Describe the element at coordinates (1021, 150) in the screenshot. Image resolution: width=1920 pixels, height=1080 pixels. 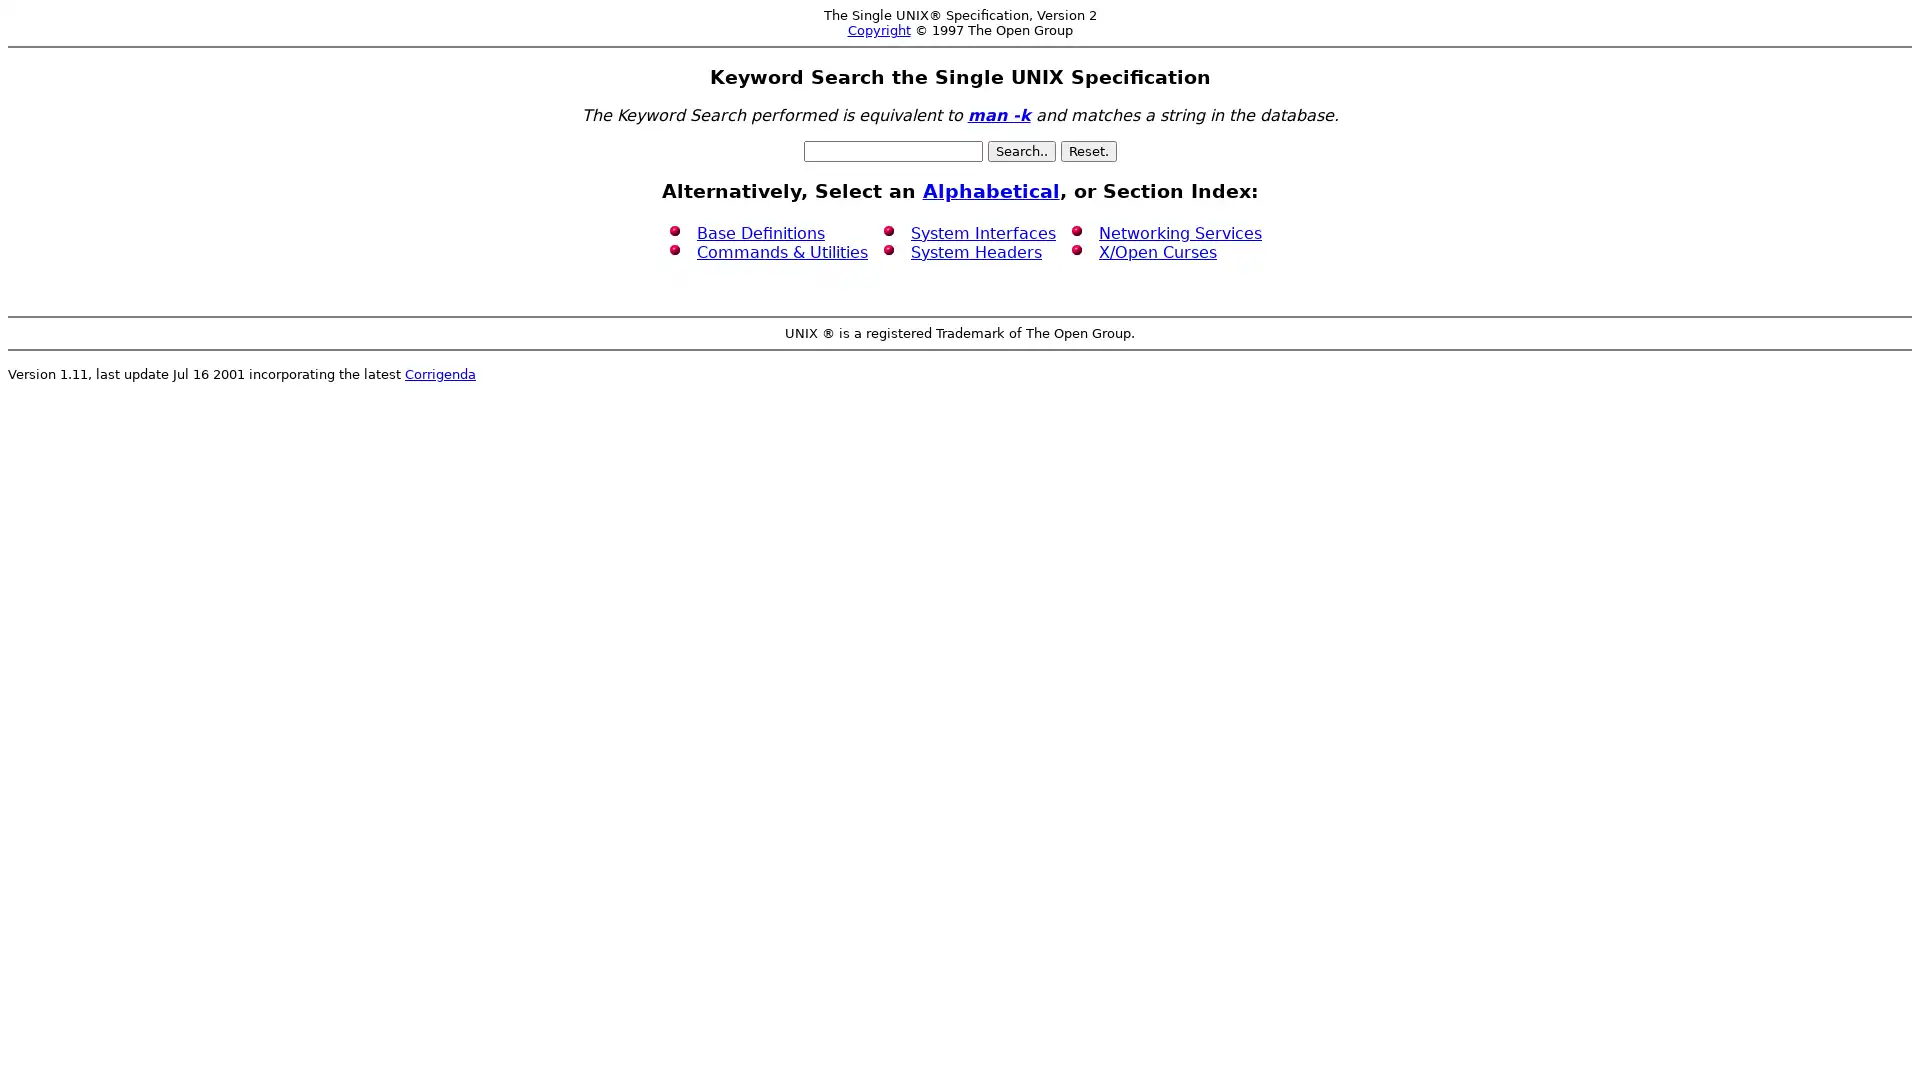
I see `Search..` at that location.